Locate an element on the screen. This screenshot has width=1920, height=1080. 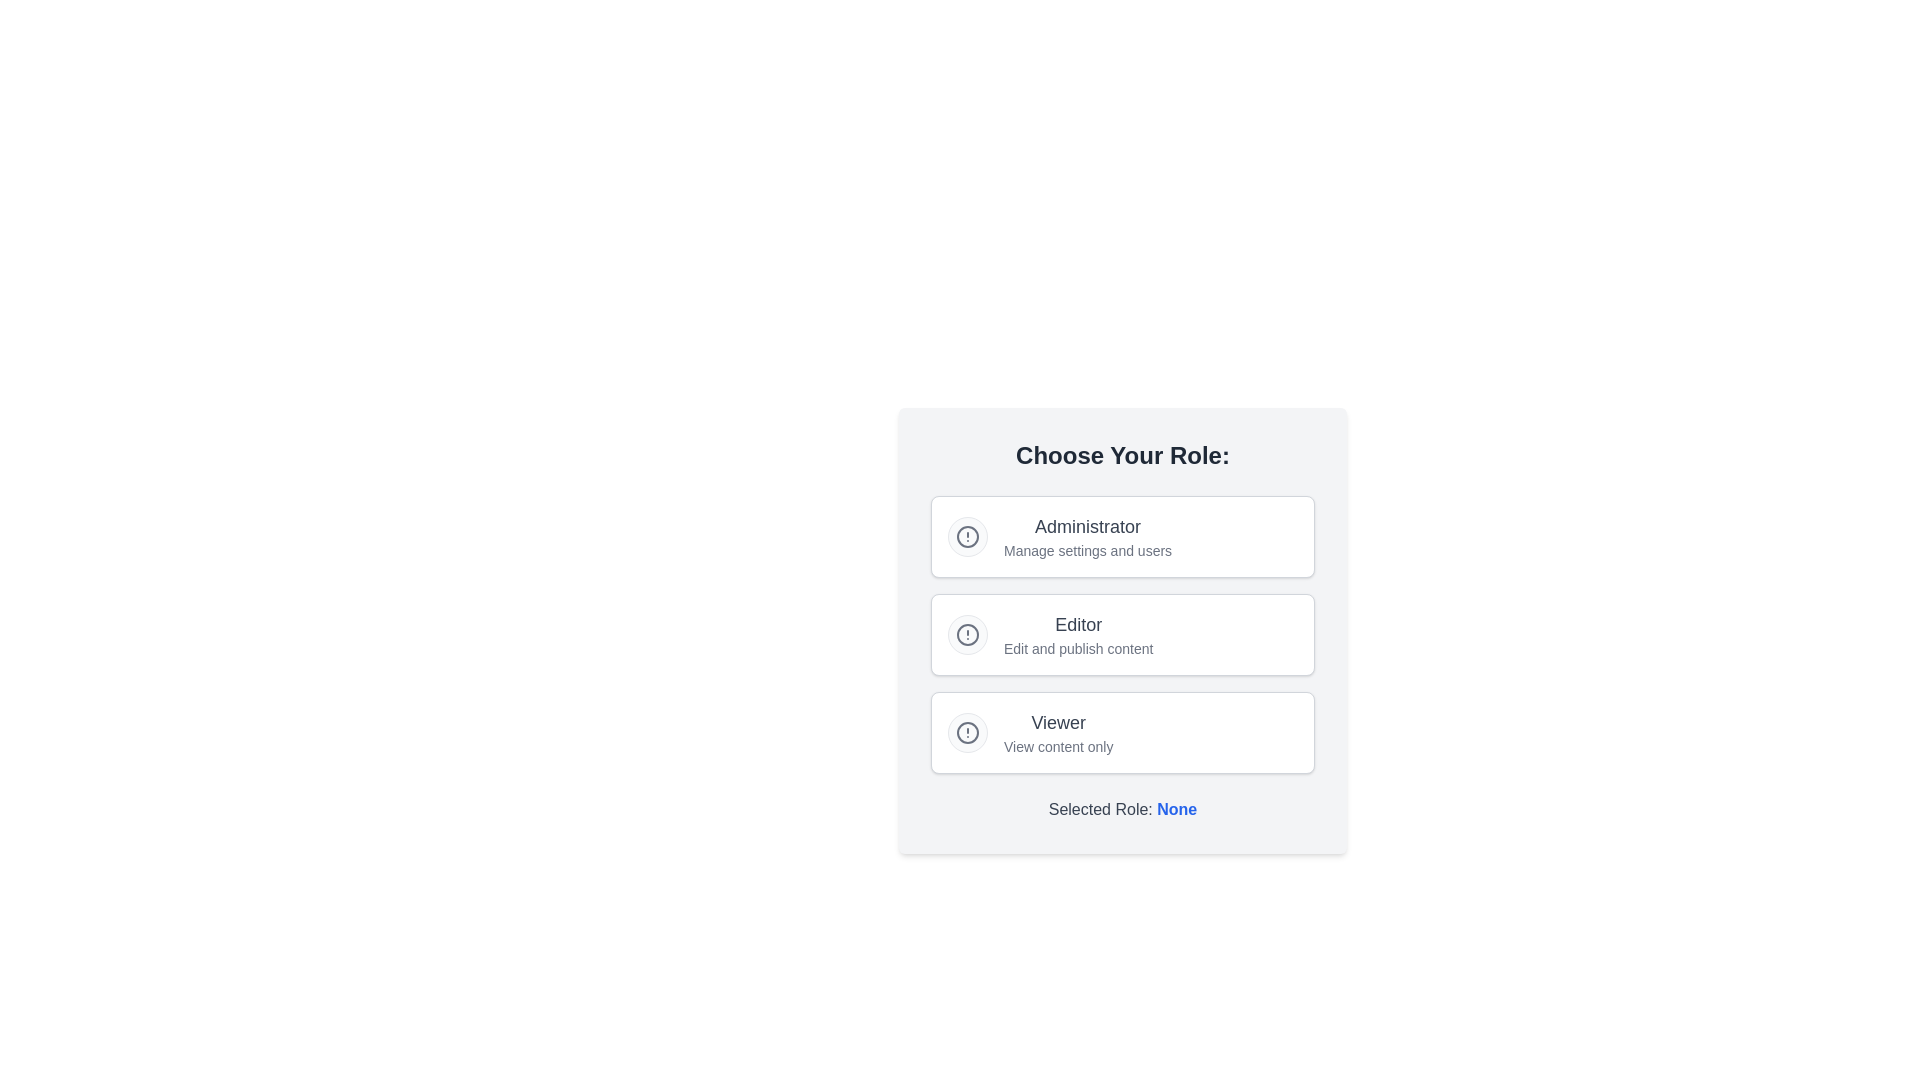
the static text that reads 'Manage settings and users', which is located directly below the bold title 'Administrator' in the card layout is located at coordinates (1087, 551).